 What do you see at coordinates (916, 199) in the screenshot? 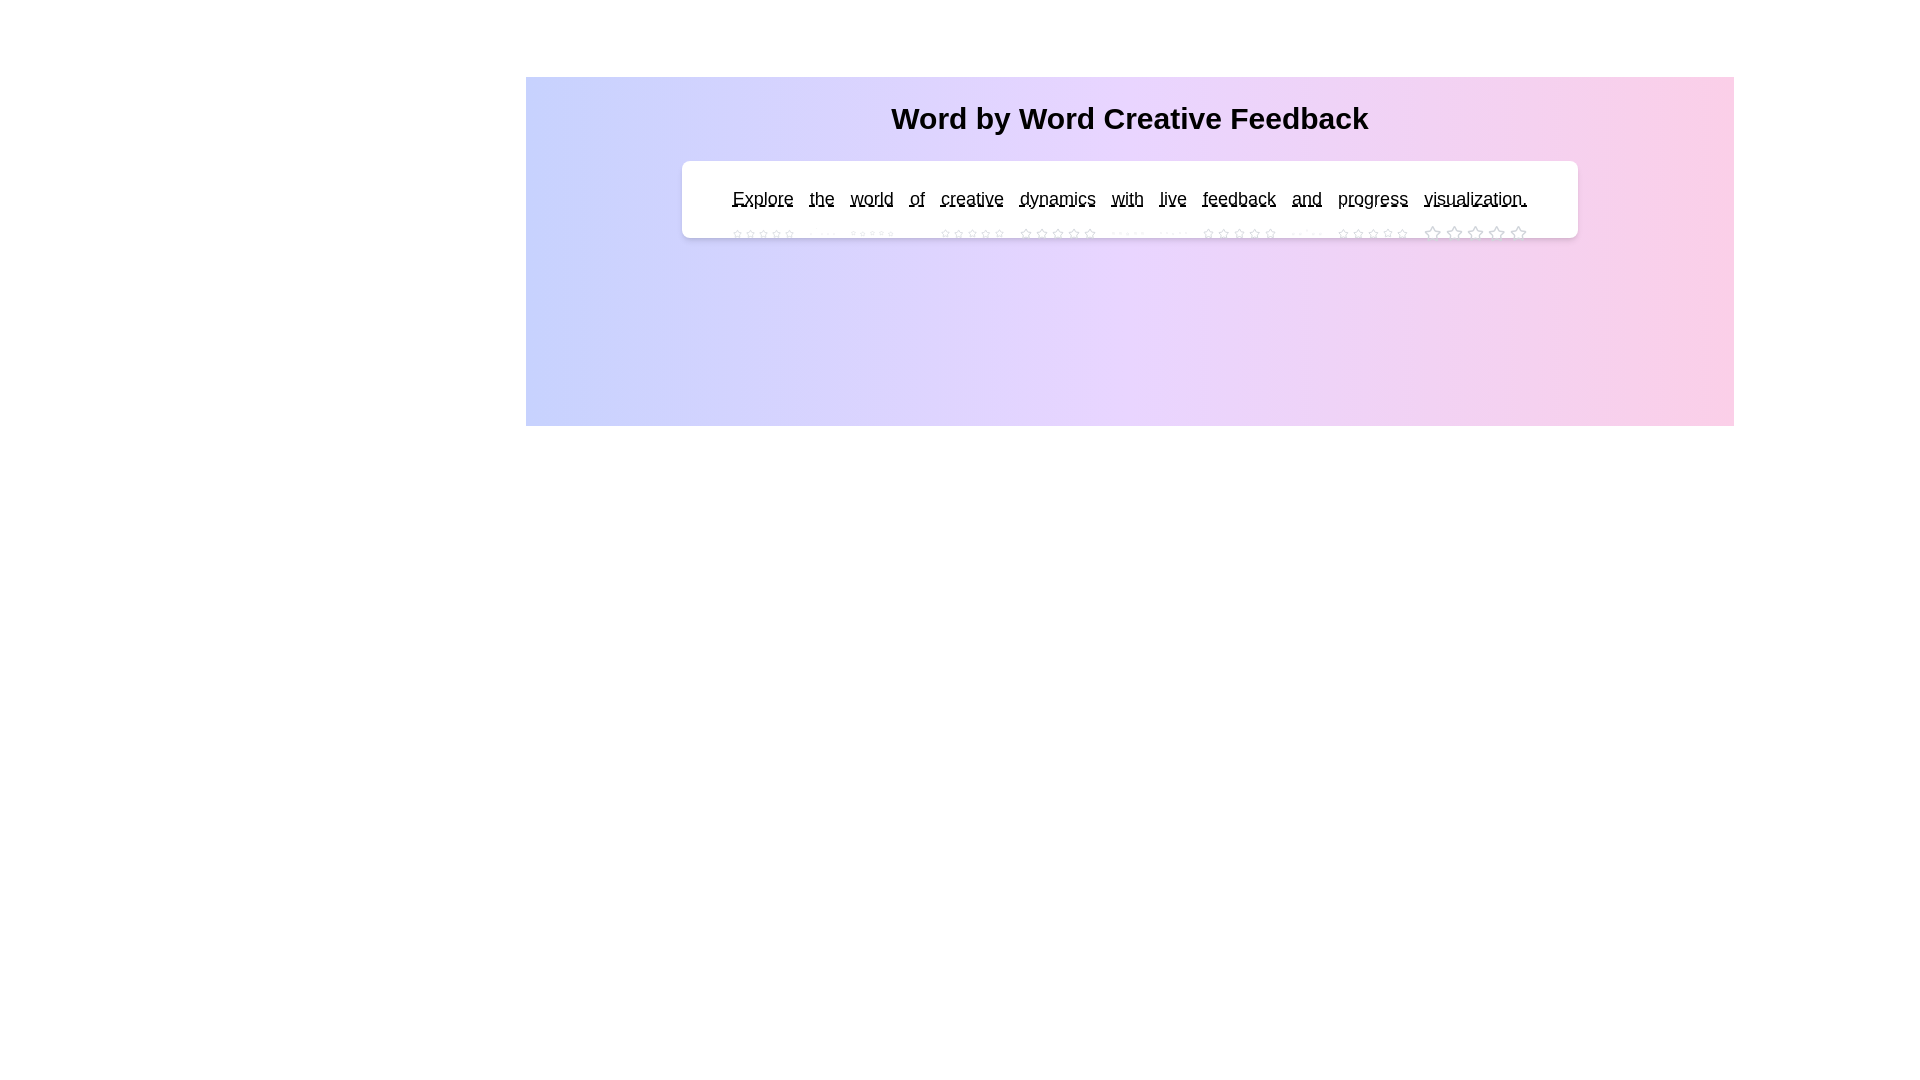
I see `the word 'of' to see its interactive area` at bounding box center [916, 199].